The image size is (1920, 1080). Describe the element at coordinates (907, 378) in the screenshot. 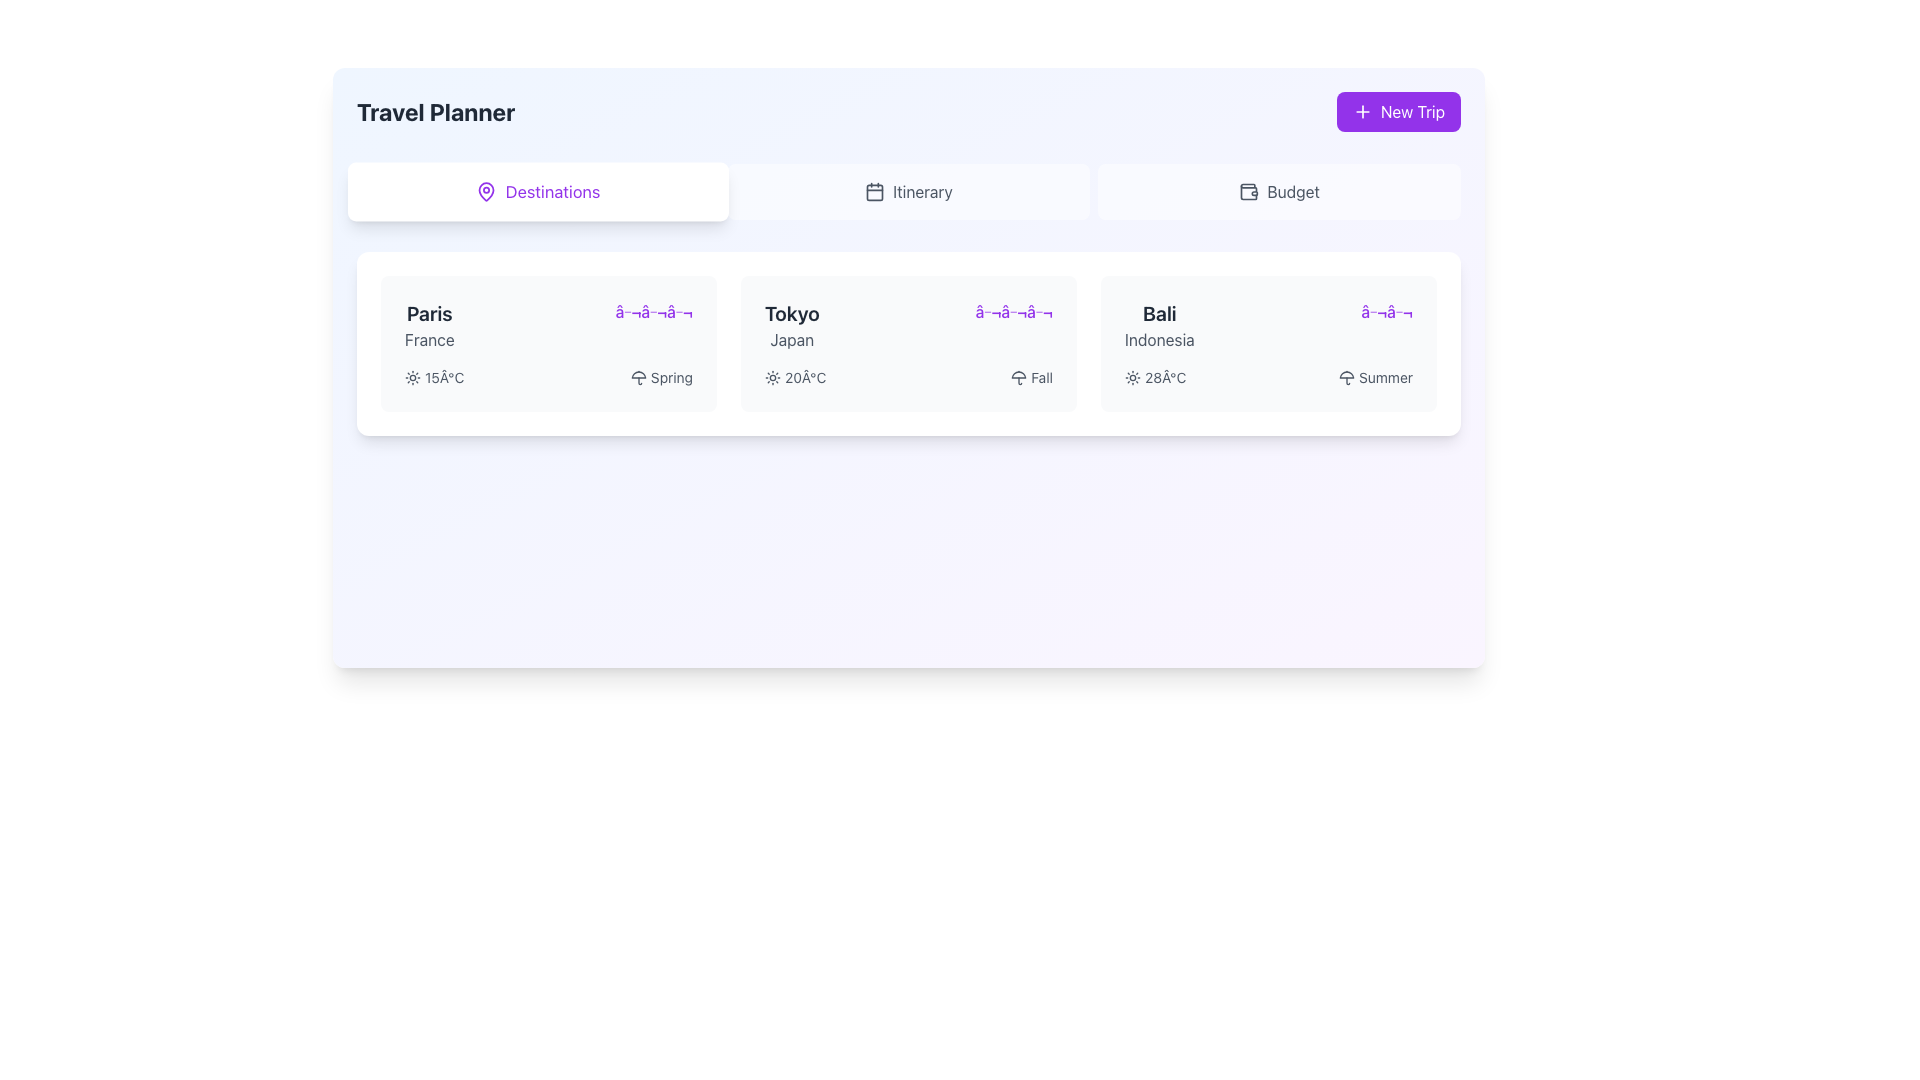

I see `the weather details element for Tokyo, which includes temperature and seasonal information, located at the bottom row of the Tokyo destination card` at that location.